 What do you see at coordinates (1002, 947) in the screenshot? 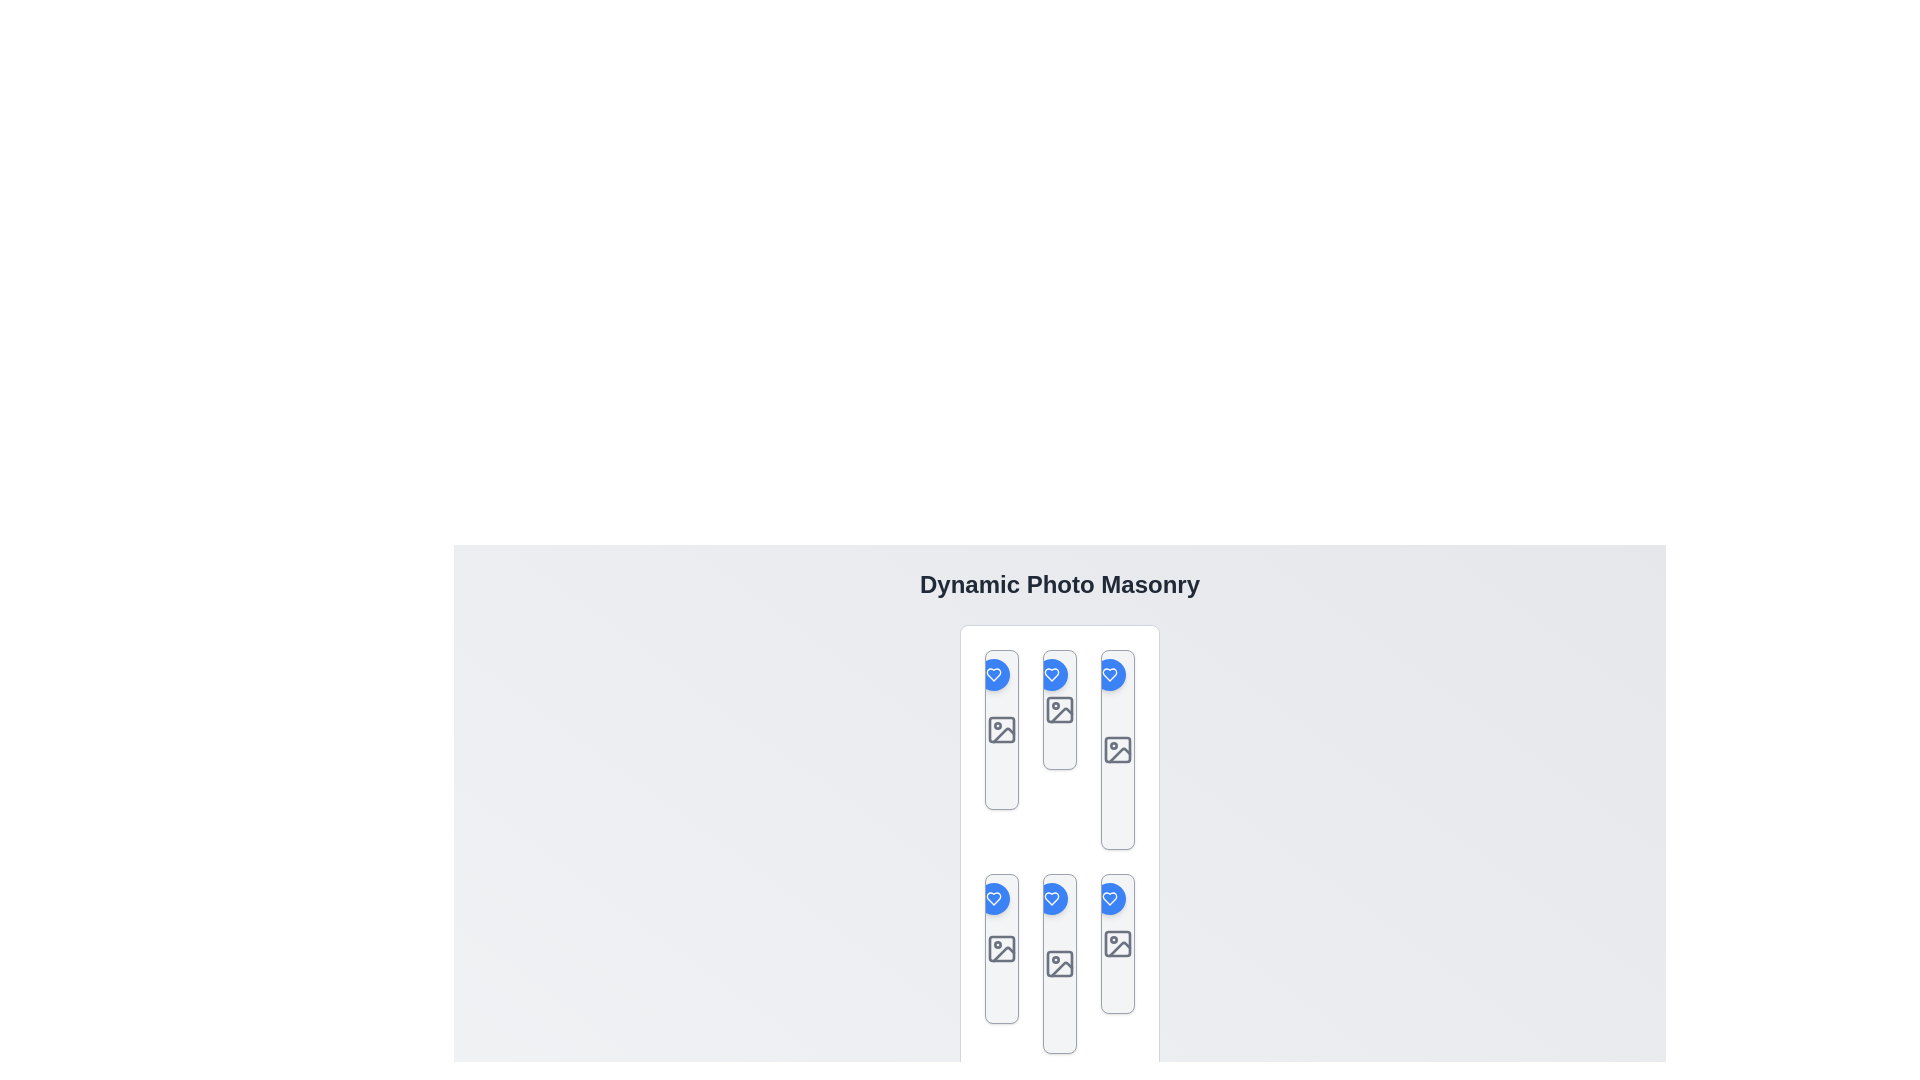
I see `the decorative graphical component located in the lower portion of an image icon, specifically in the fourth column and second row of the grid layout` at bounding box center [1002, 947].